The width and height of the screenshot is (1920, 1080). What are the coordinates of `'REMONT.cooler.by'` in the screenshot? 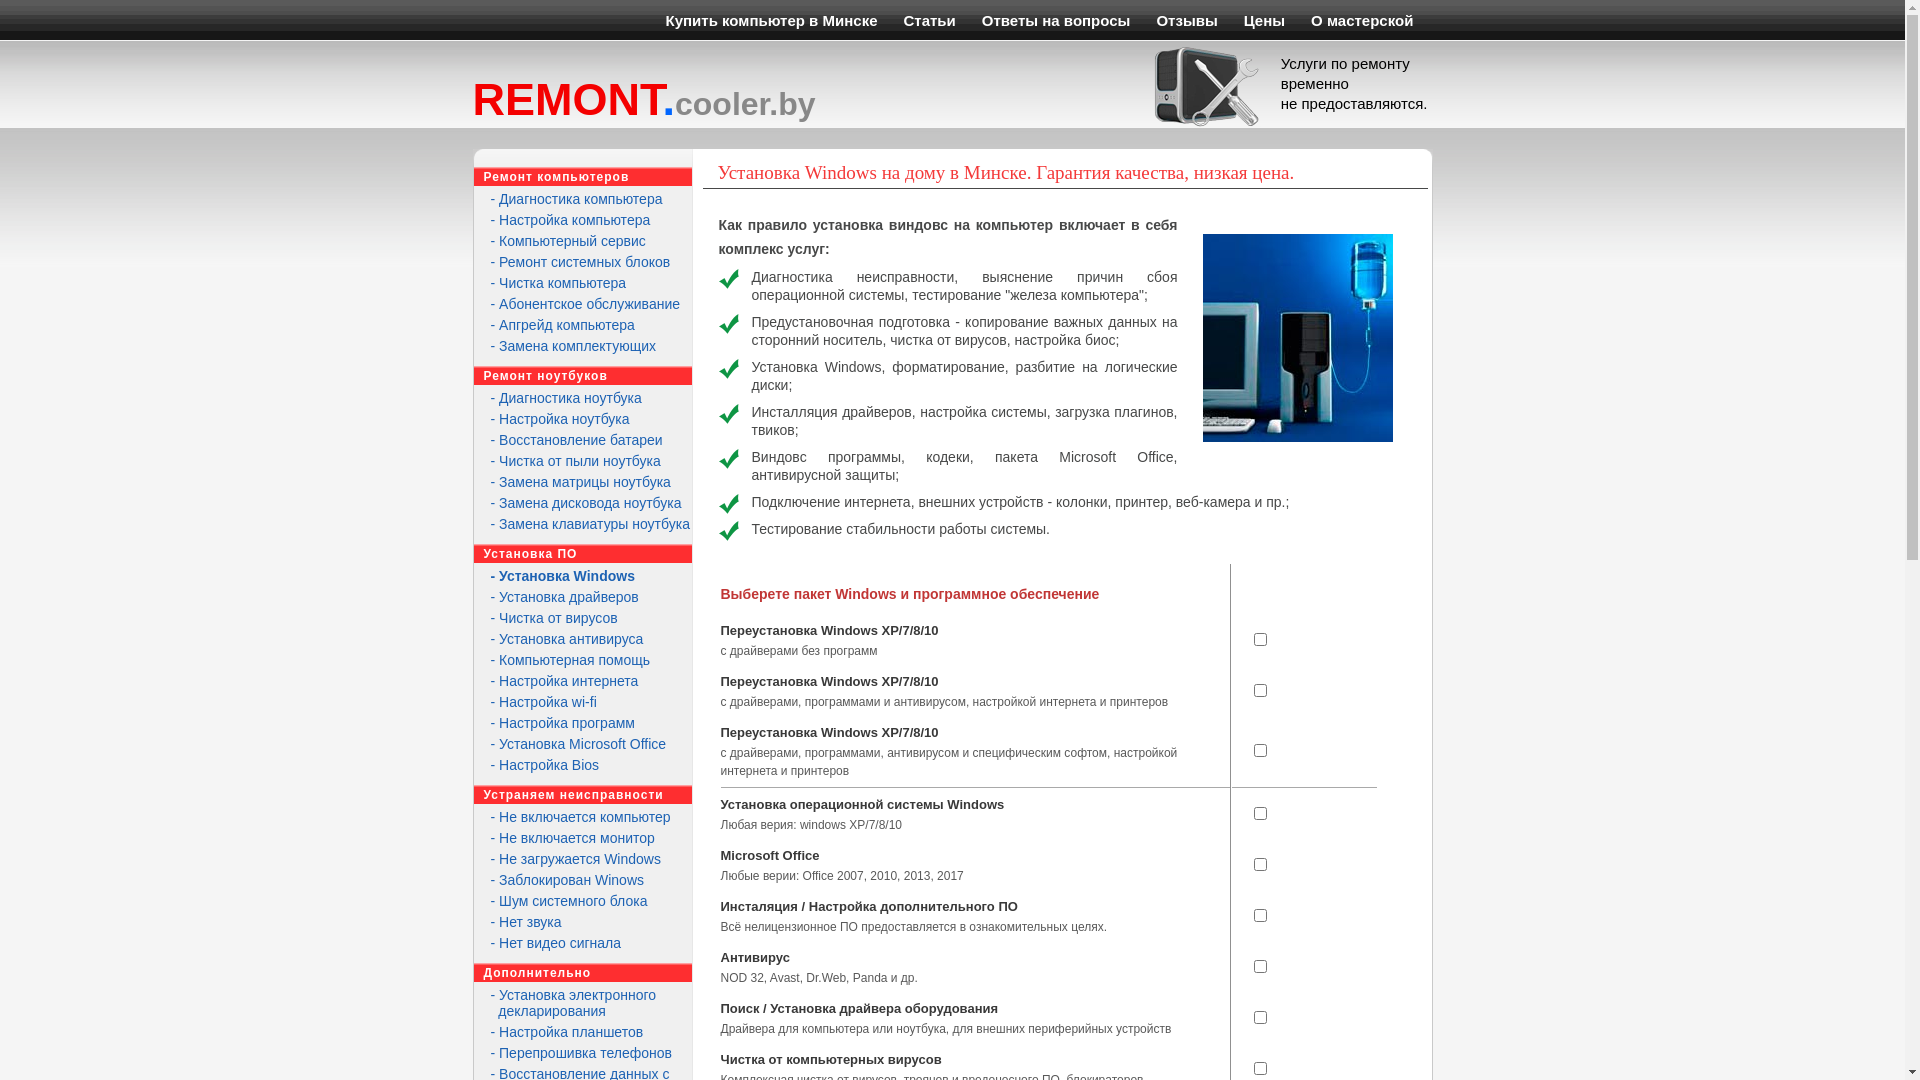 It's located at (643, 99).